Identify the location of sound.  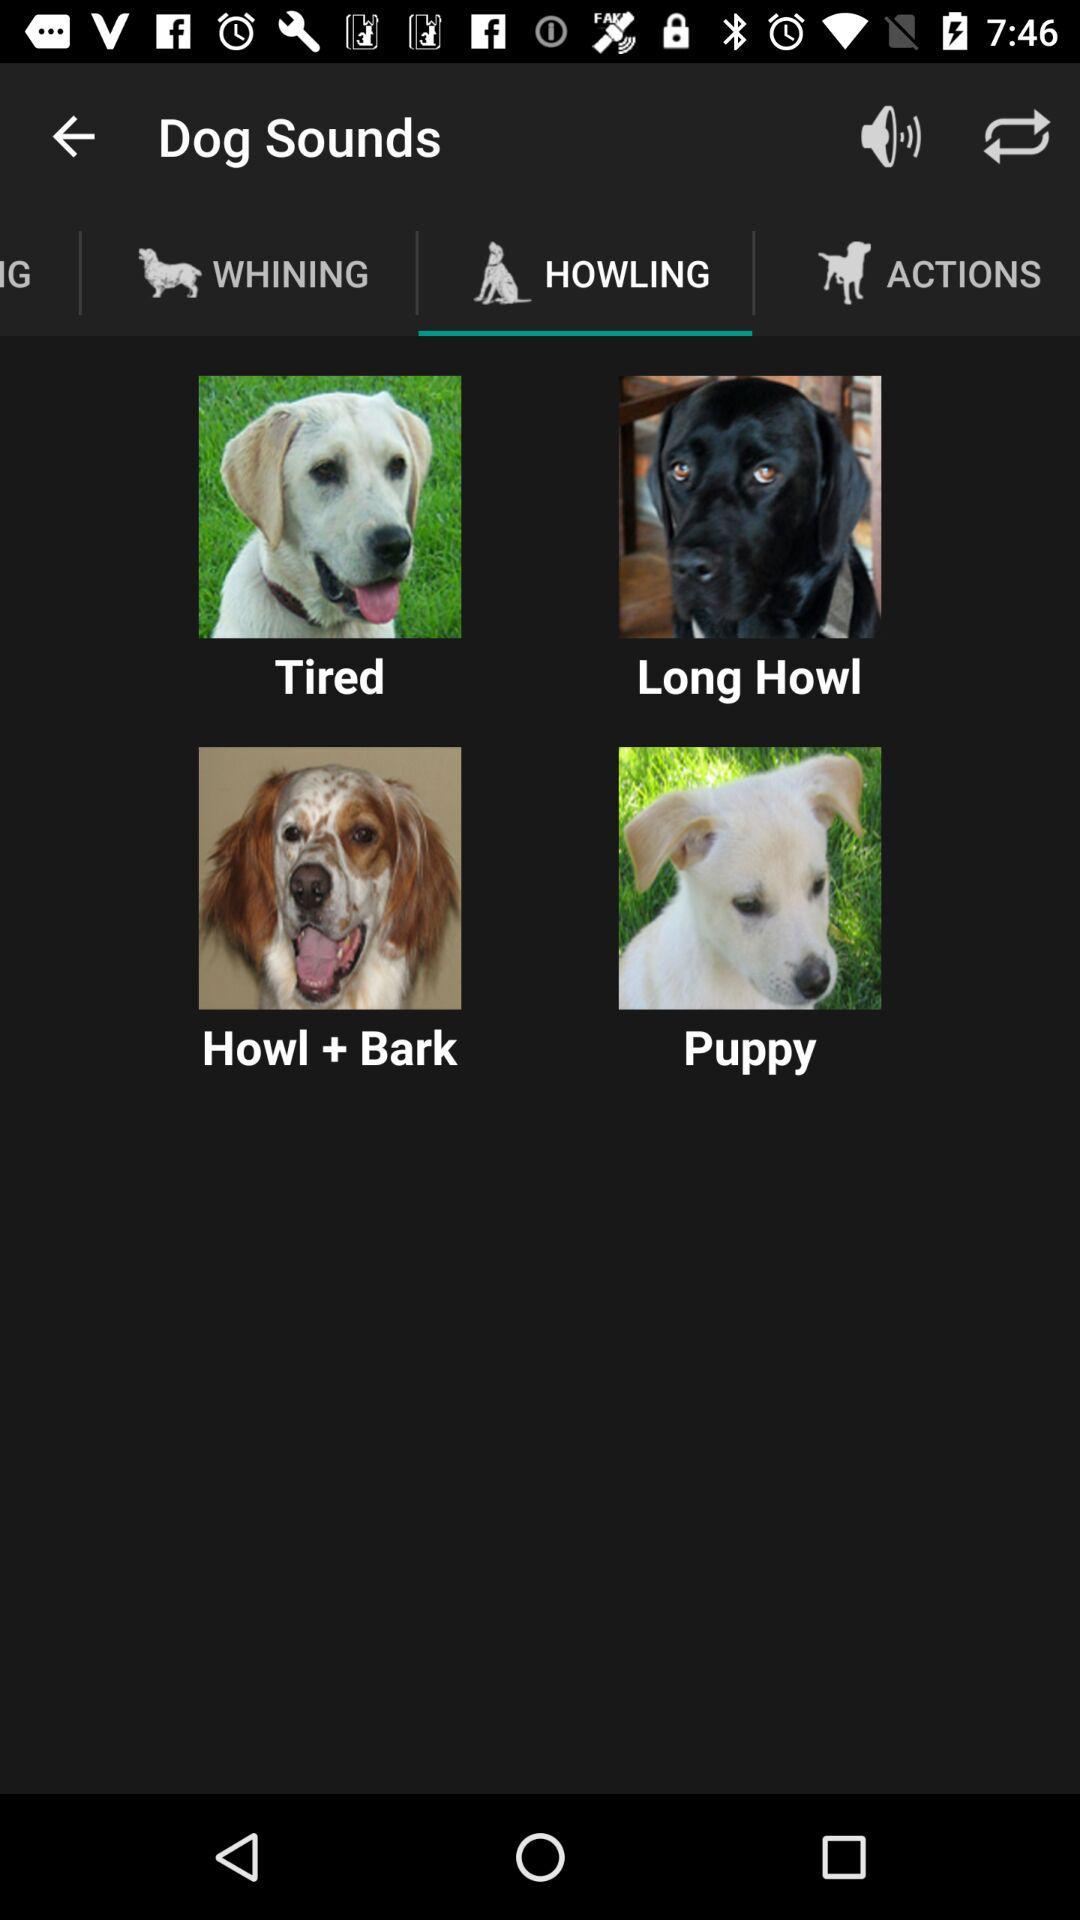
(749, 507).